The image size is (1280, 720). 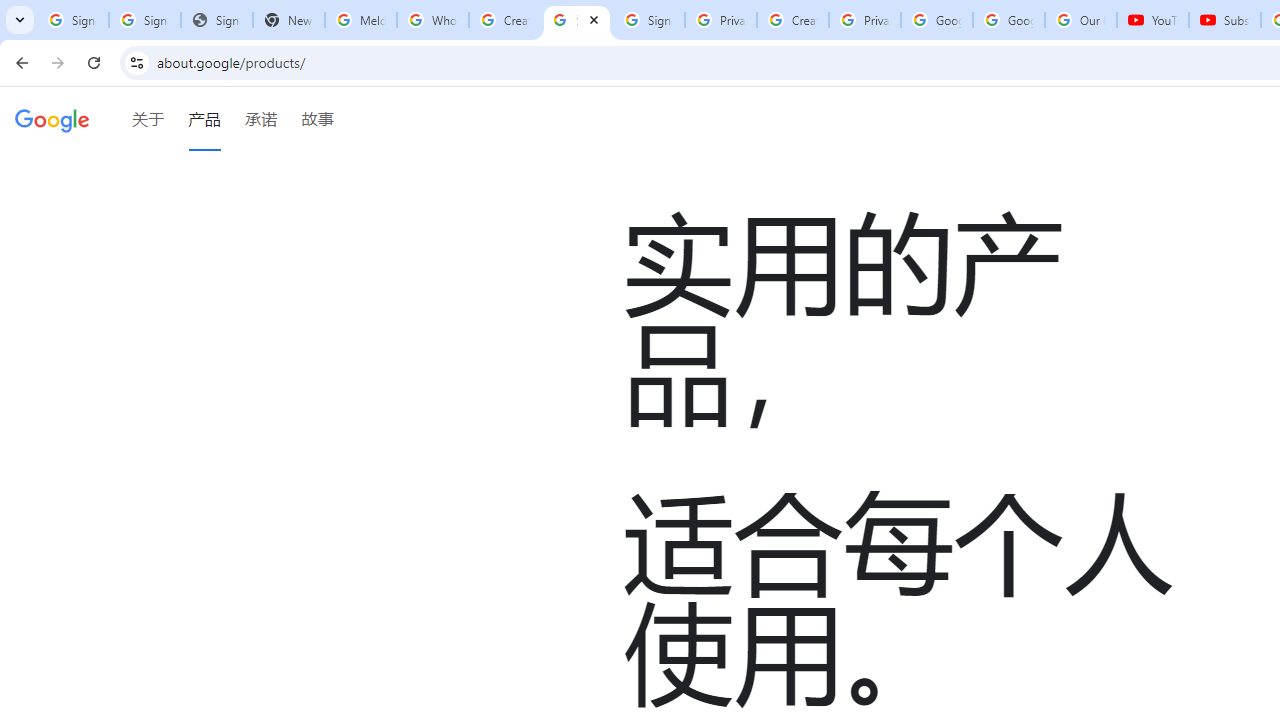 What do you see at coordinates (648, 20) in the screenshot?
I see `'Sign in - Google Accounts'` at bounding box center [648, 20].